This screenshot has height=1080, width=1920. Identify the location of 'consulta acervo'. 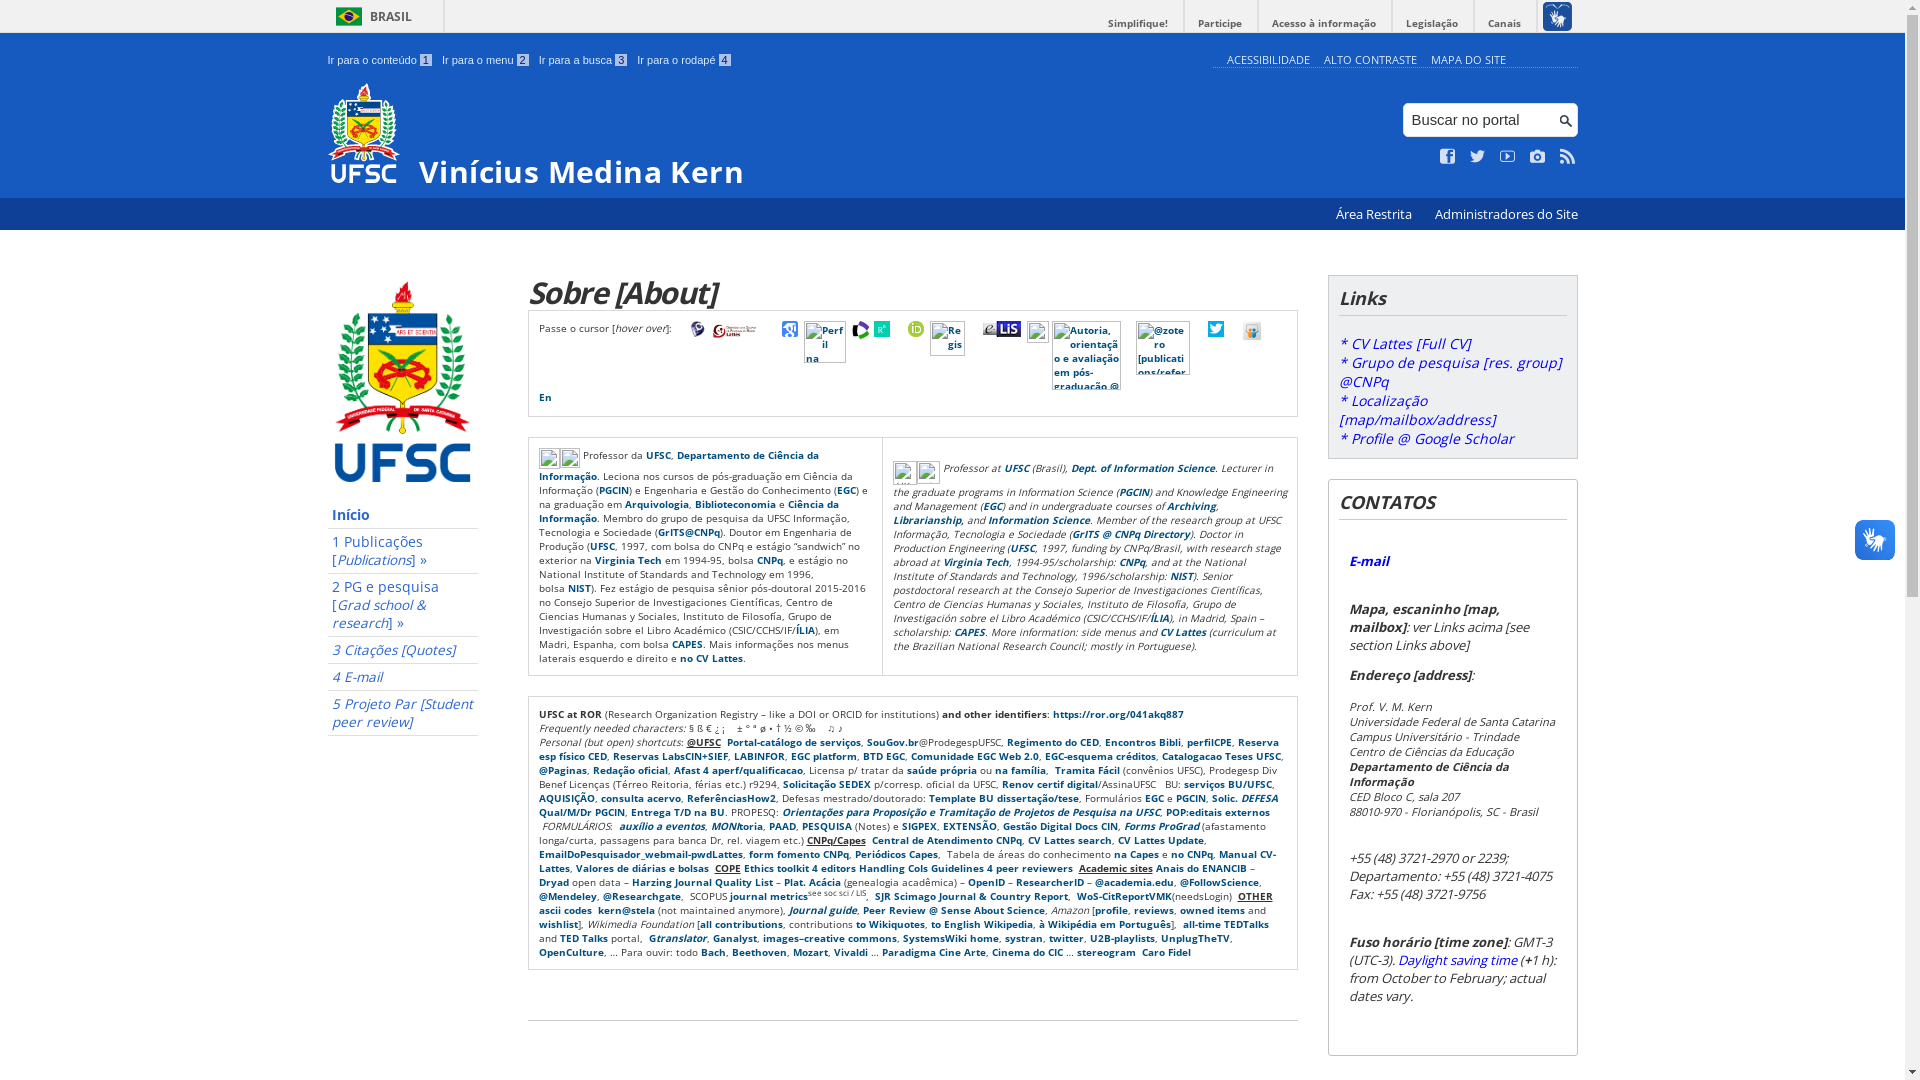
(638, 797).